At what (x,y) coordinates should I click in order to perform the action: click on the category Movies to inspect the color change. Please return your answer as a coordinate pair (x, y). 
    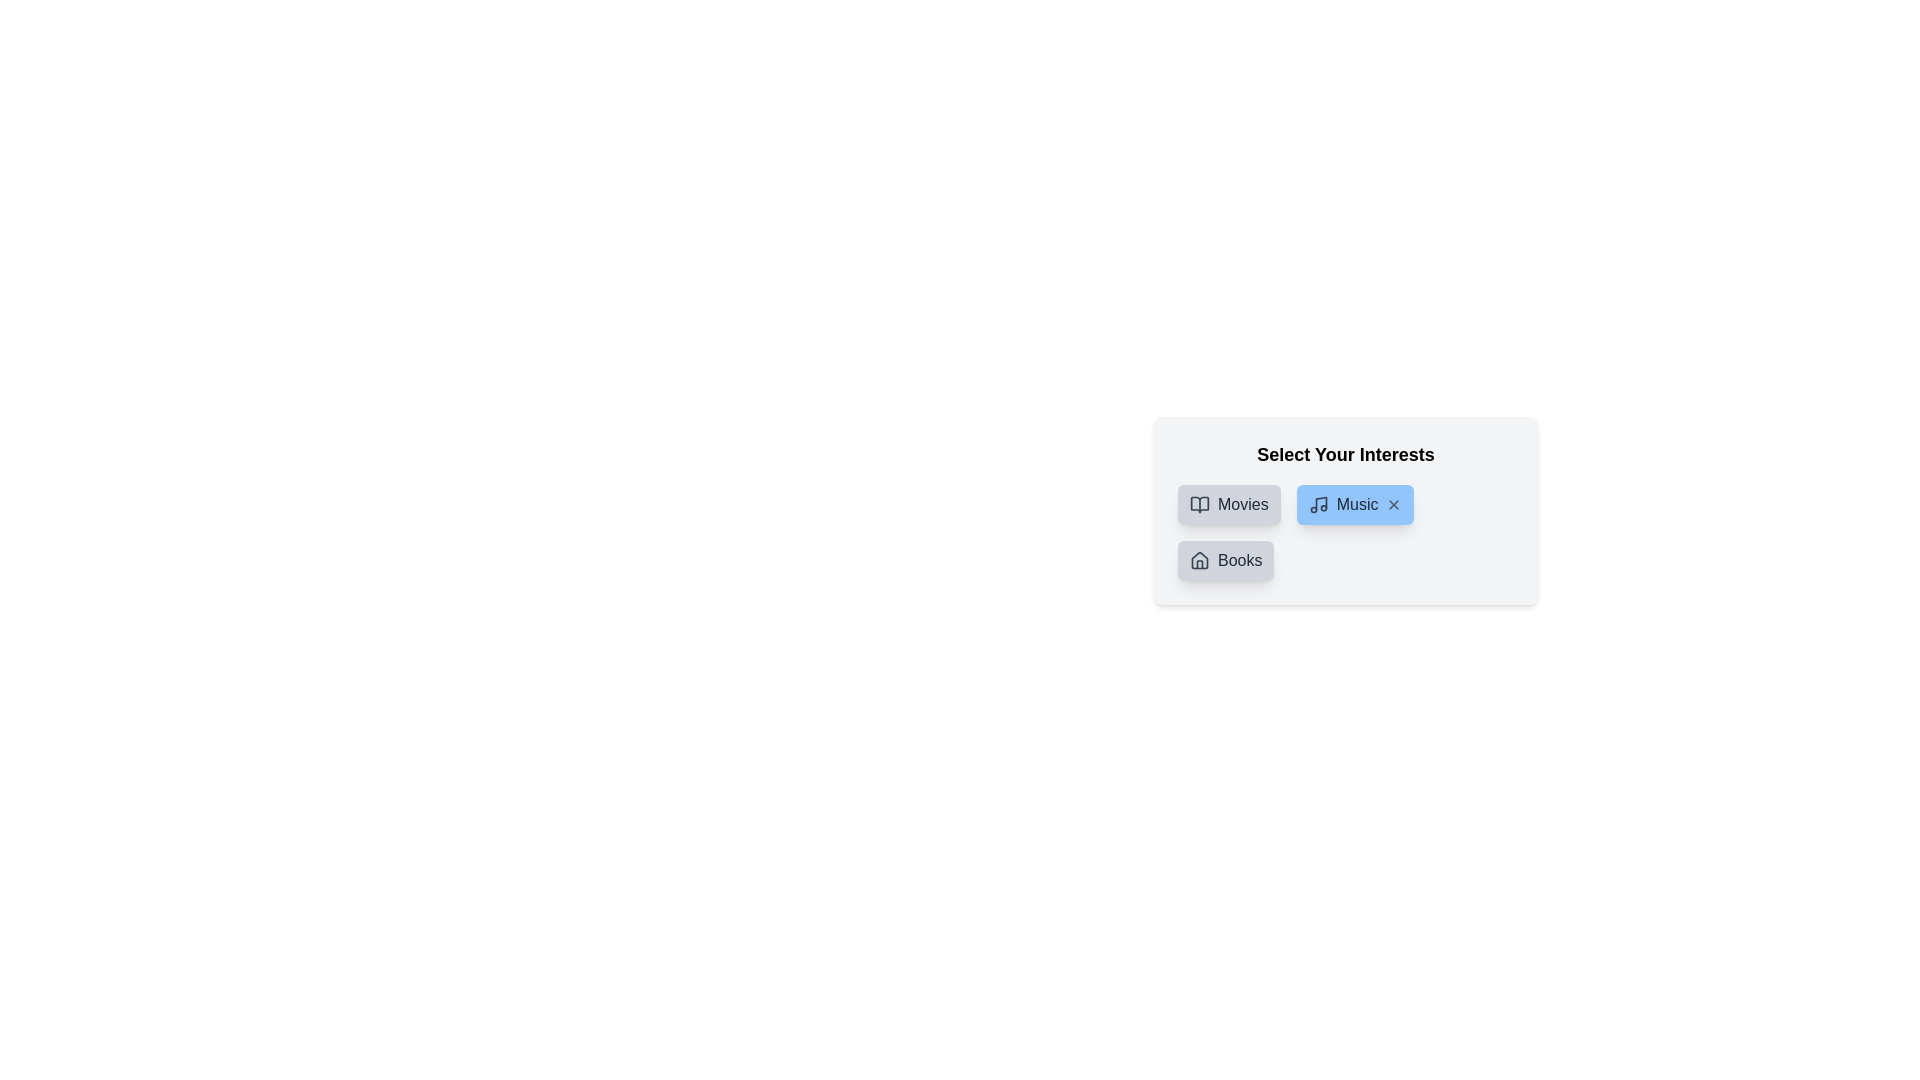
    Looking at the image, I should click on (1227, 504).